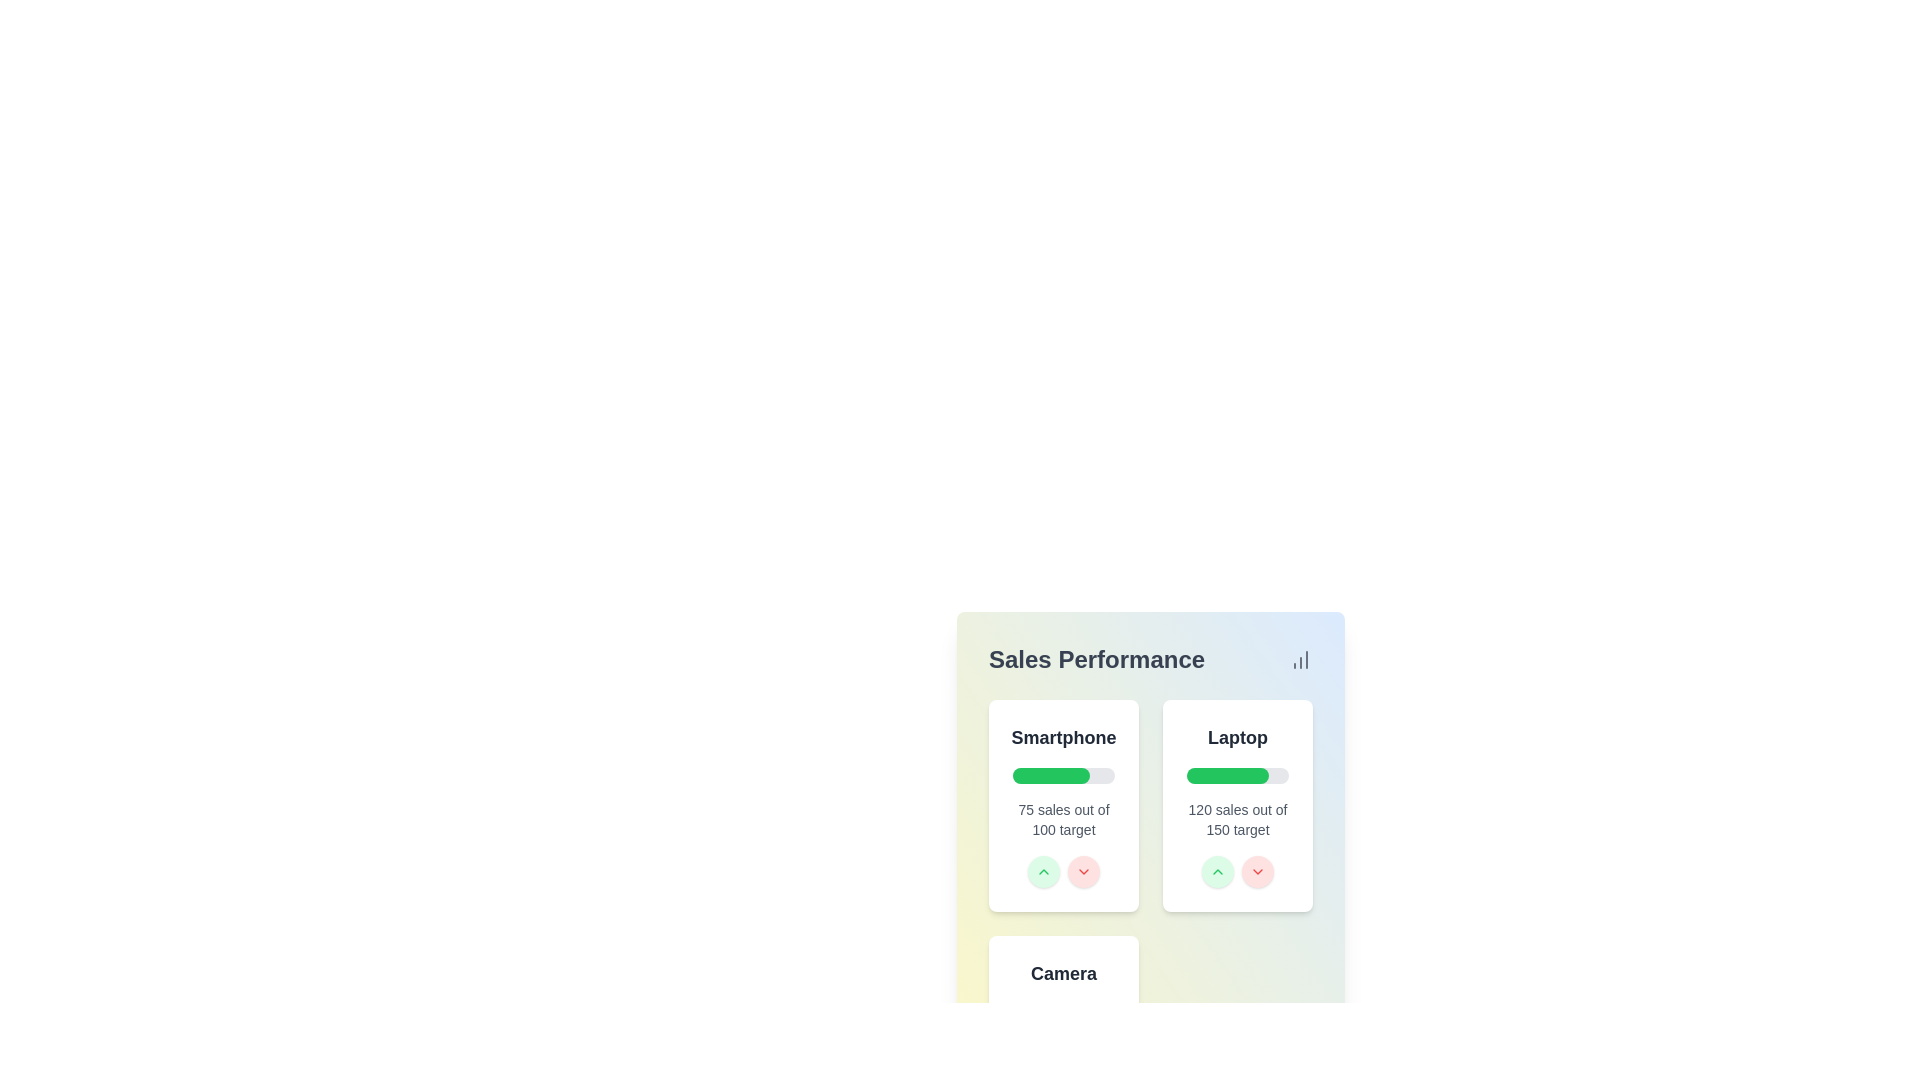  What do you see at coordinates (1217, 870) in the screenshot?
I see `the small chevron-up icon within the green circular button in the 'Sales Performance' section for 'Laptop'` at bounding box center [1217, 870].